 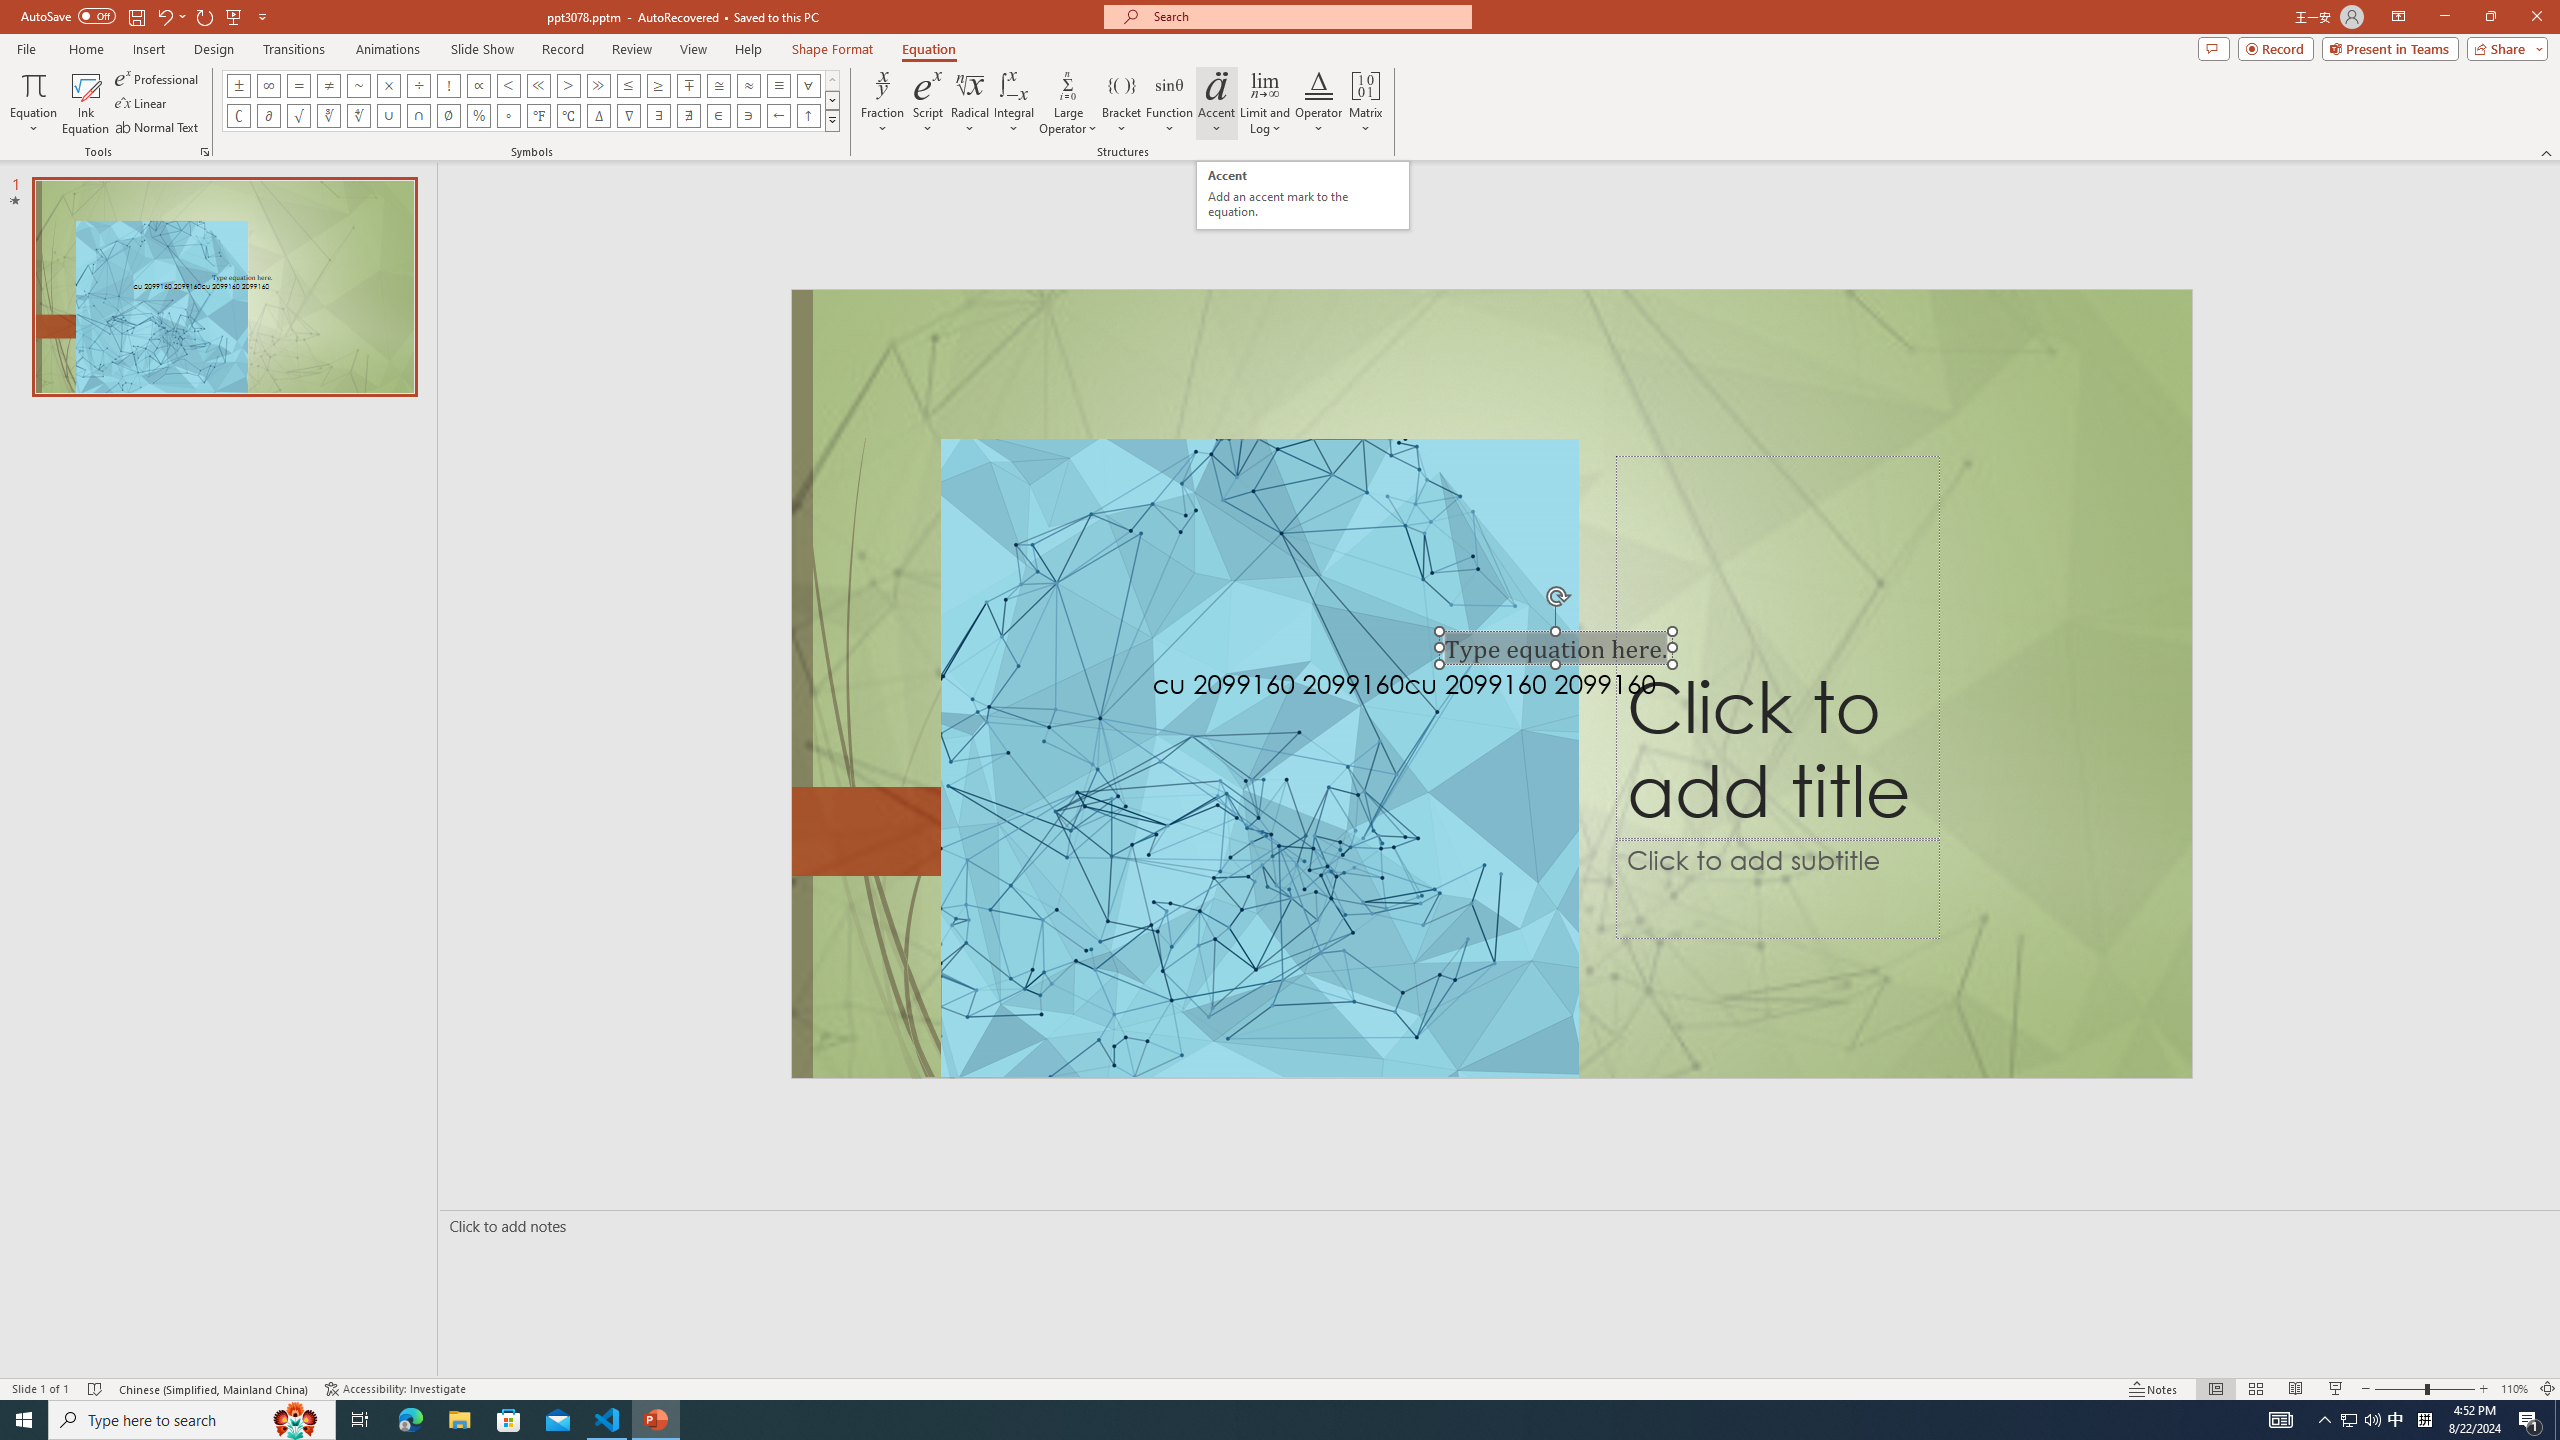 I want to click on 'Equation Symbol Complement', so click(x=239, y=114).